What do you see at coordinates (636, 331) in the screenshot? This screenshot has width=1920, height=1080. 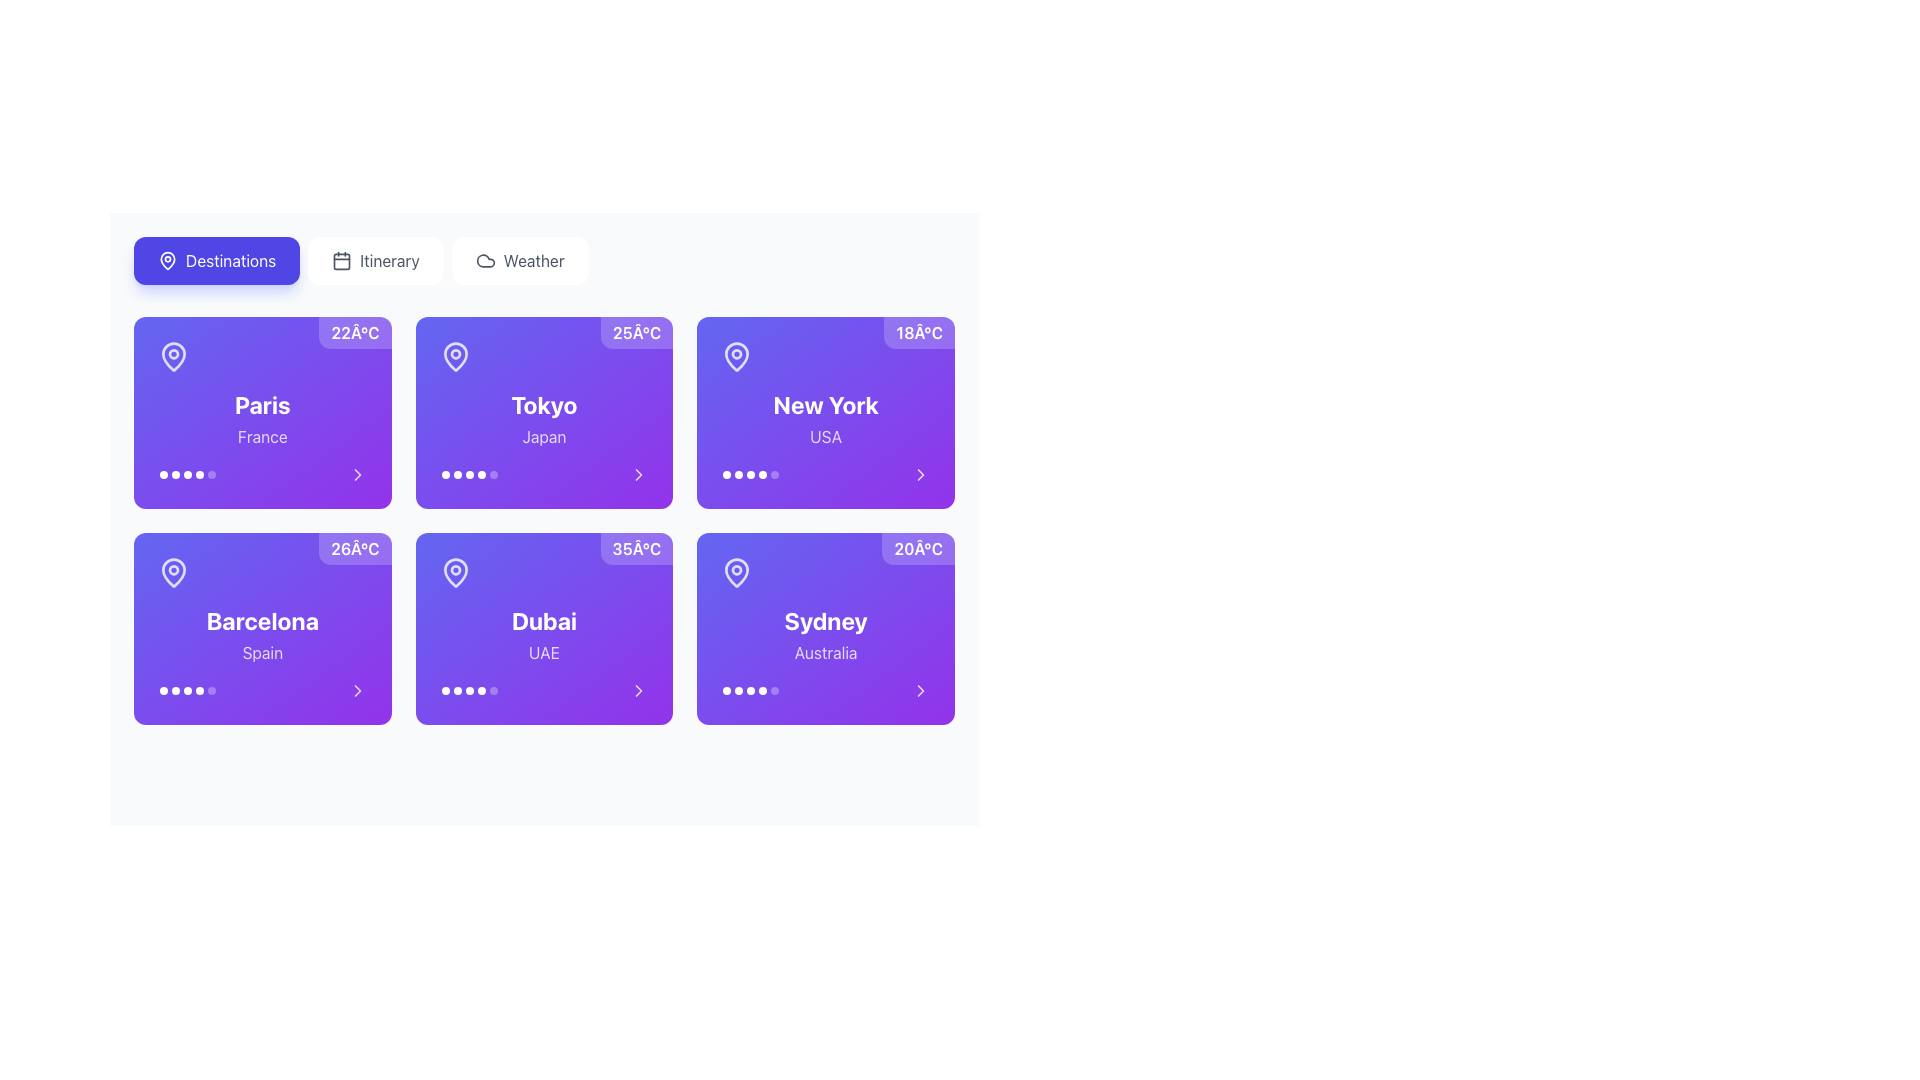 I see `the temperature label displaying climate conditions for 'Tokyo', which is located at the top-right corner of the card with 'Japan' underneath` at bounding box center [636, 331].